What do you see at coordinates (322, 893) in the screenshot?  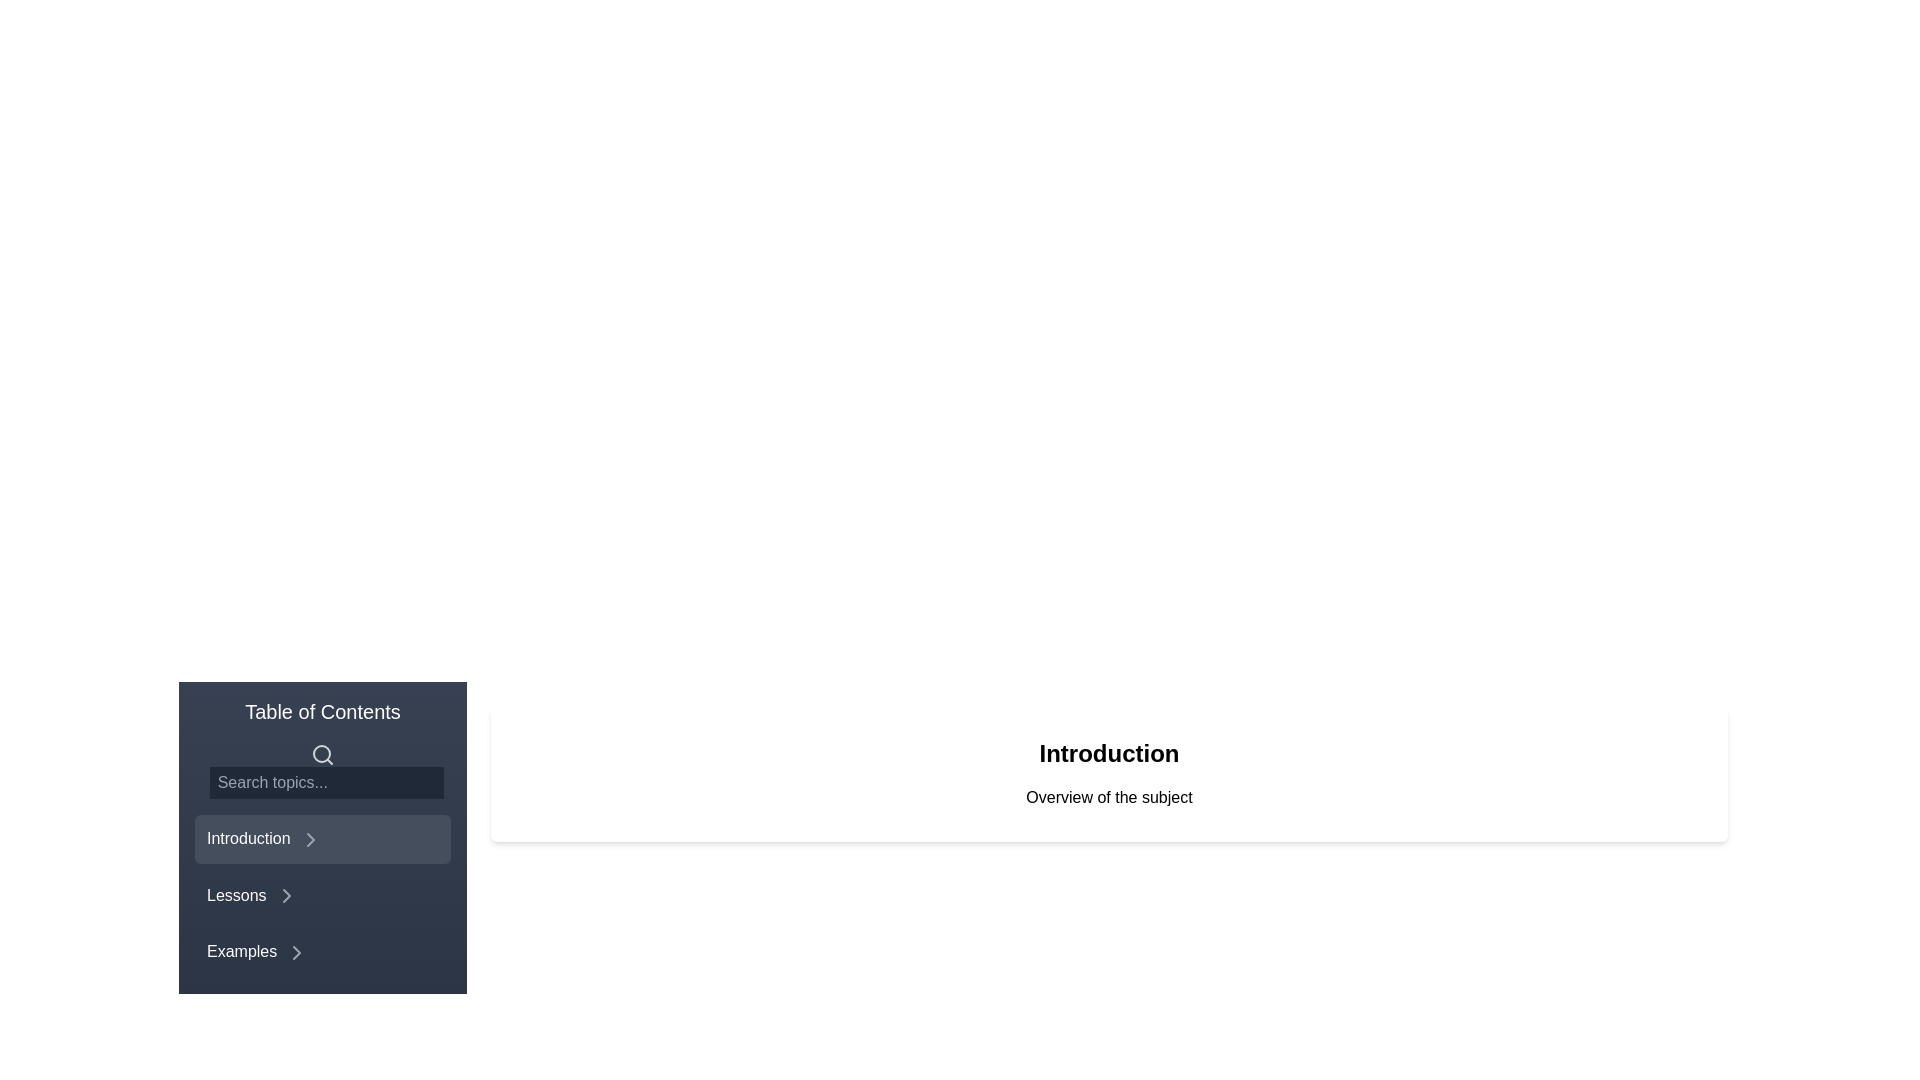 I see `the 'Lessons' button located directly below the 'Introduction' button in the sidebar` at bounding box center [322, 893].